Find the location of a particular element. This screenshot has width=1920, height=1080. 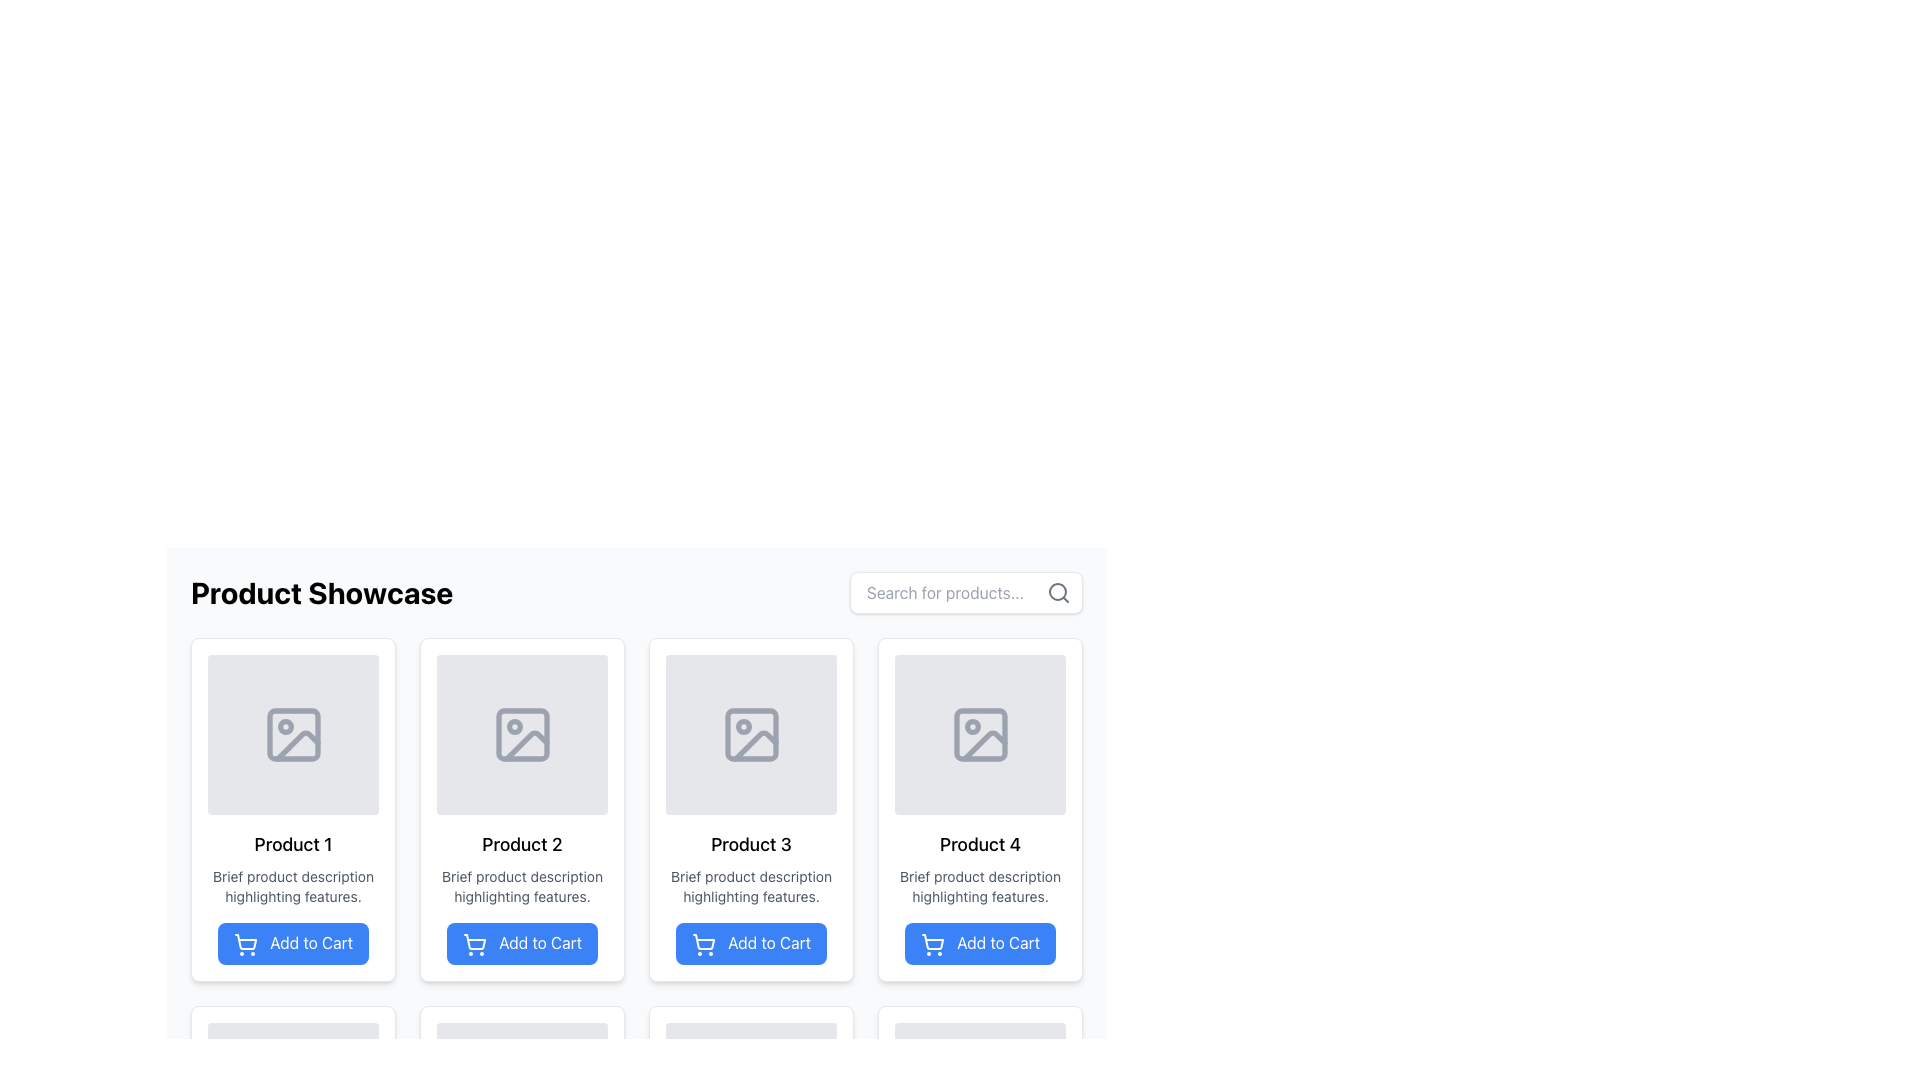

the decorative circle icon within the image placeholder of the first product card labeled 'Product 1' is located at coordinates (284, 726).